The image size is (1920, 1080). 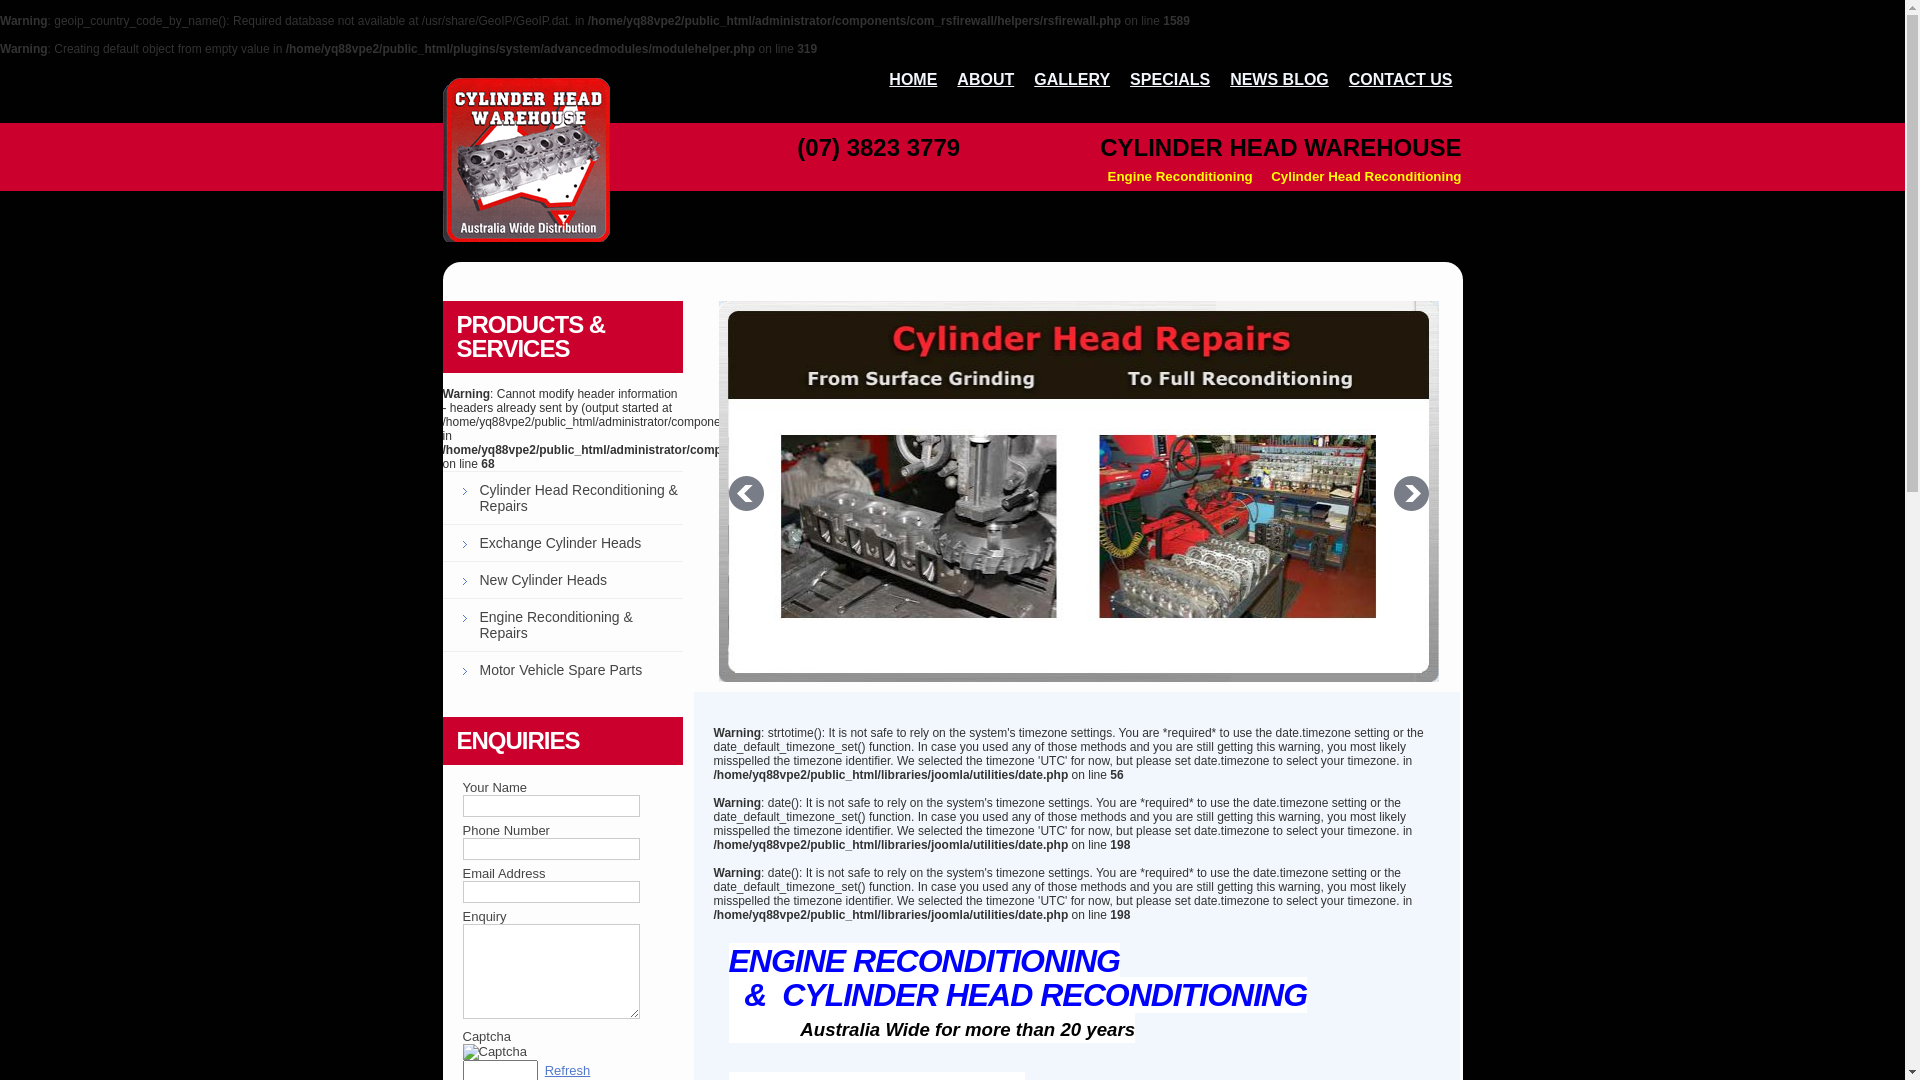 I want to click on 'New Cylinder Heads', so click(x=560, y=579).